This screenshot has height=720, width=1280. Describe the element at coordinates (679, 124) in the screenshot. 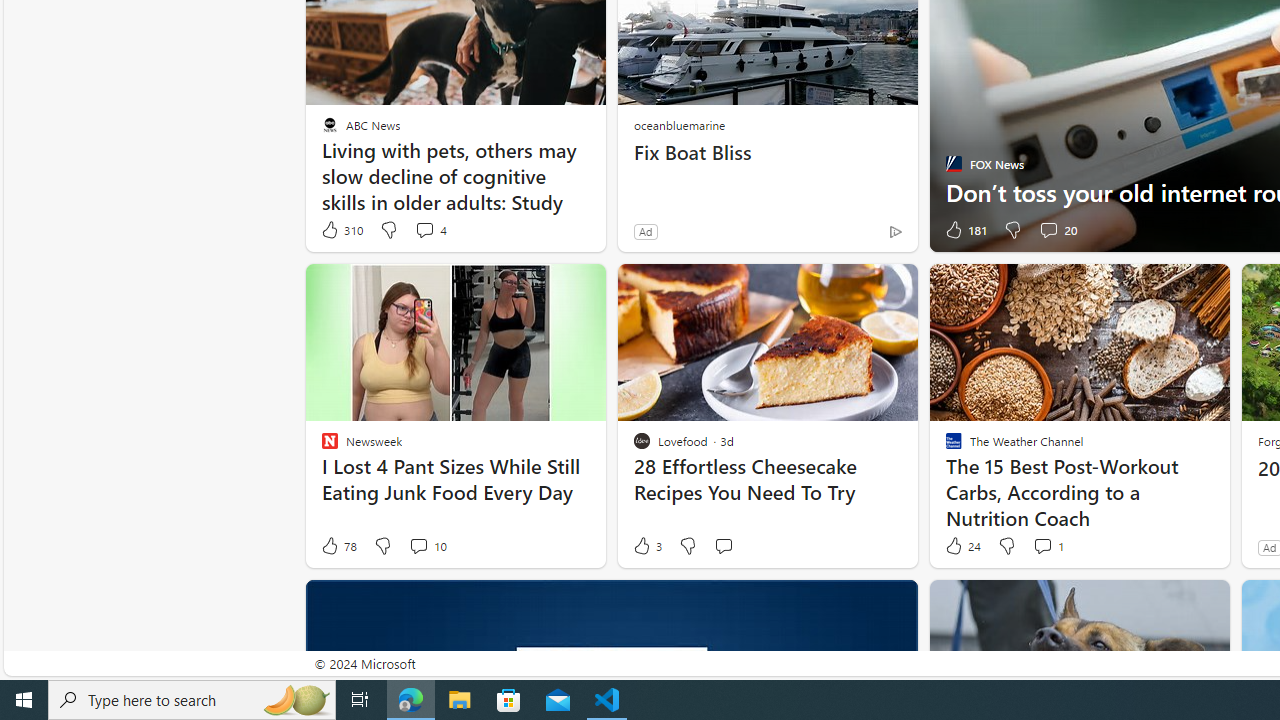

I see `'oceanbluemarine'` at that location.